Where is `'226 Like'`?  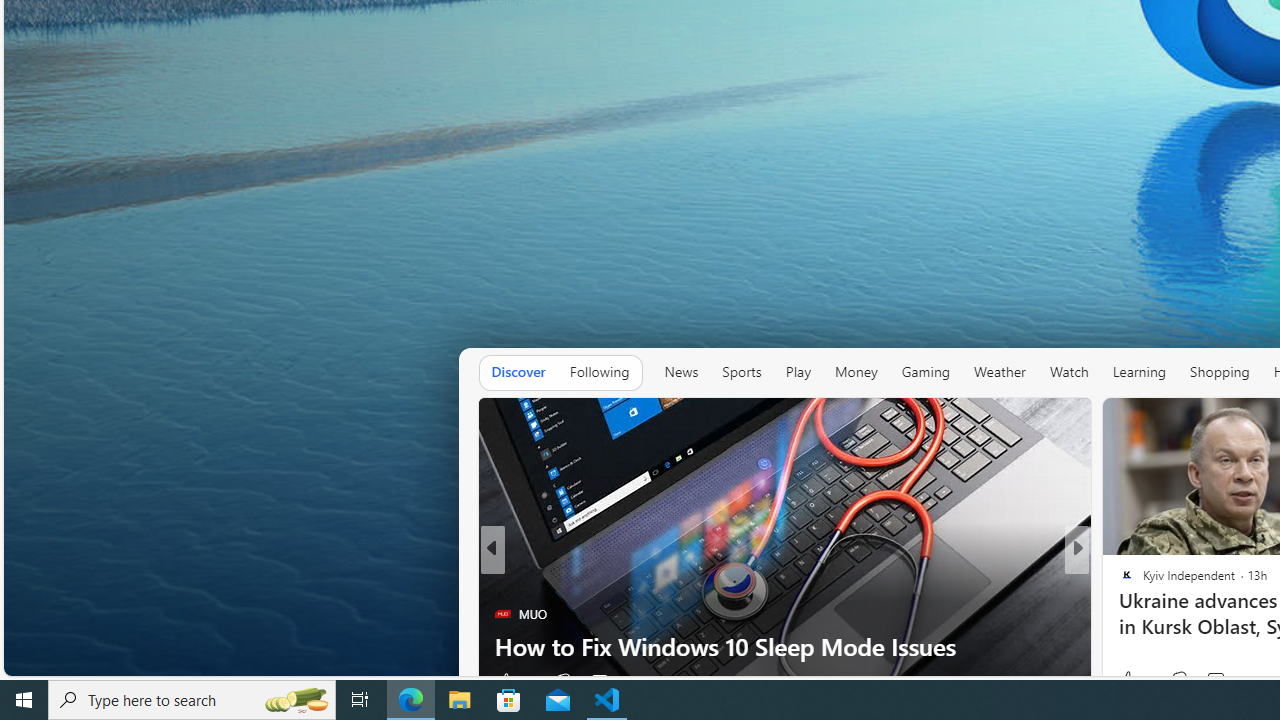
'226 Like' is located at coordinates (1132, 680).